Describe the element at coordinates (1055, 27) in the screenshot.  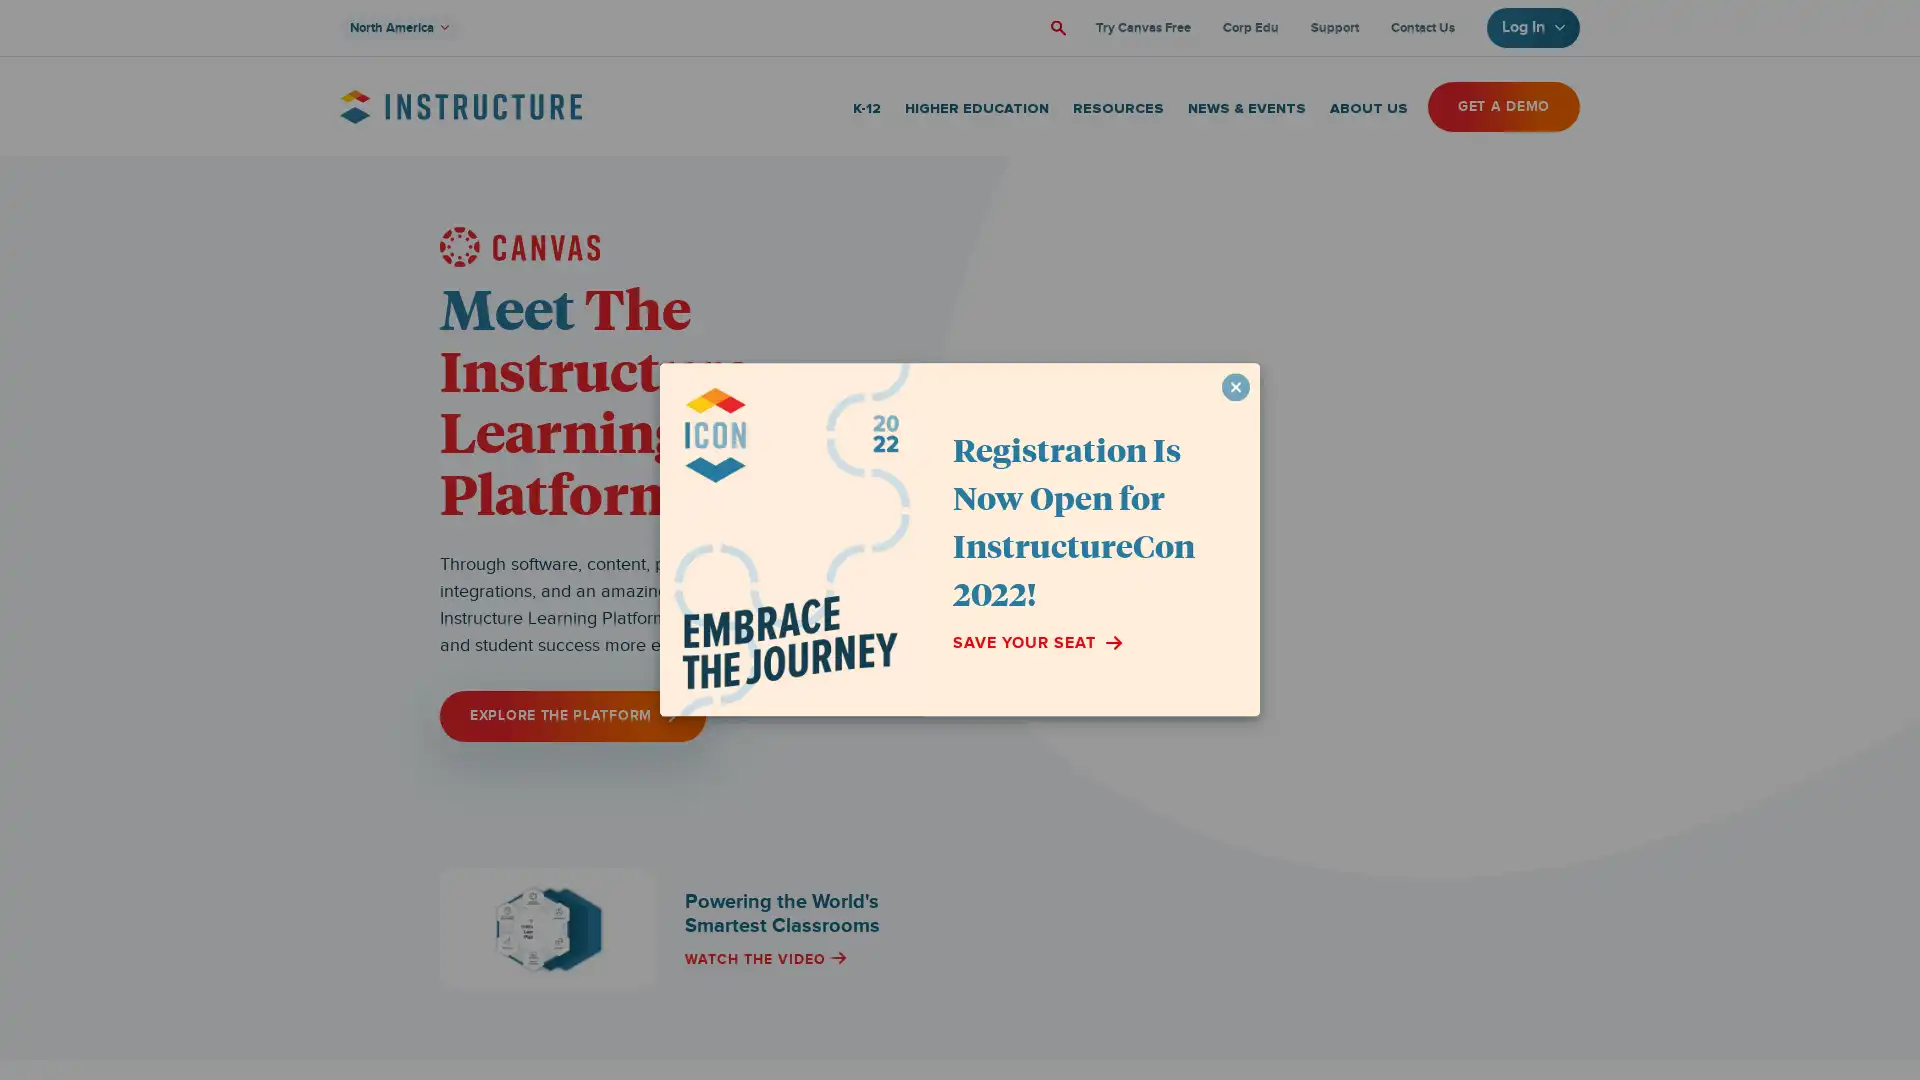
I see `Apply` at that location.